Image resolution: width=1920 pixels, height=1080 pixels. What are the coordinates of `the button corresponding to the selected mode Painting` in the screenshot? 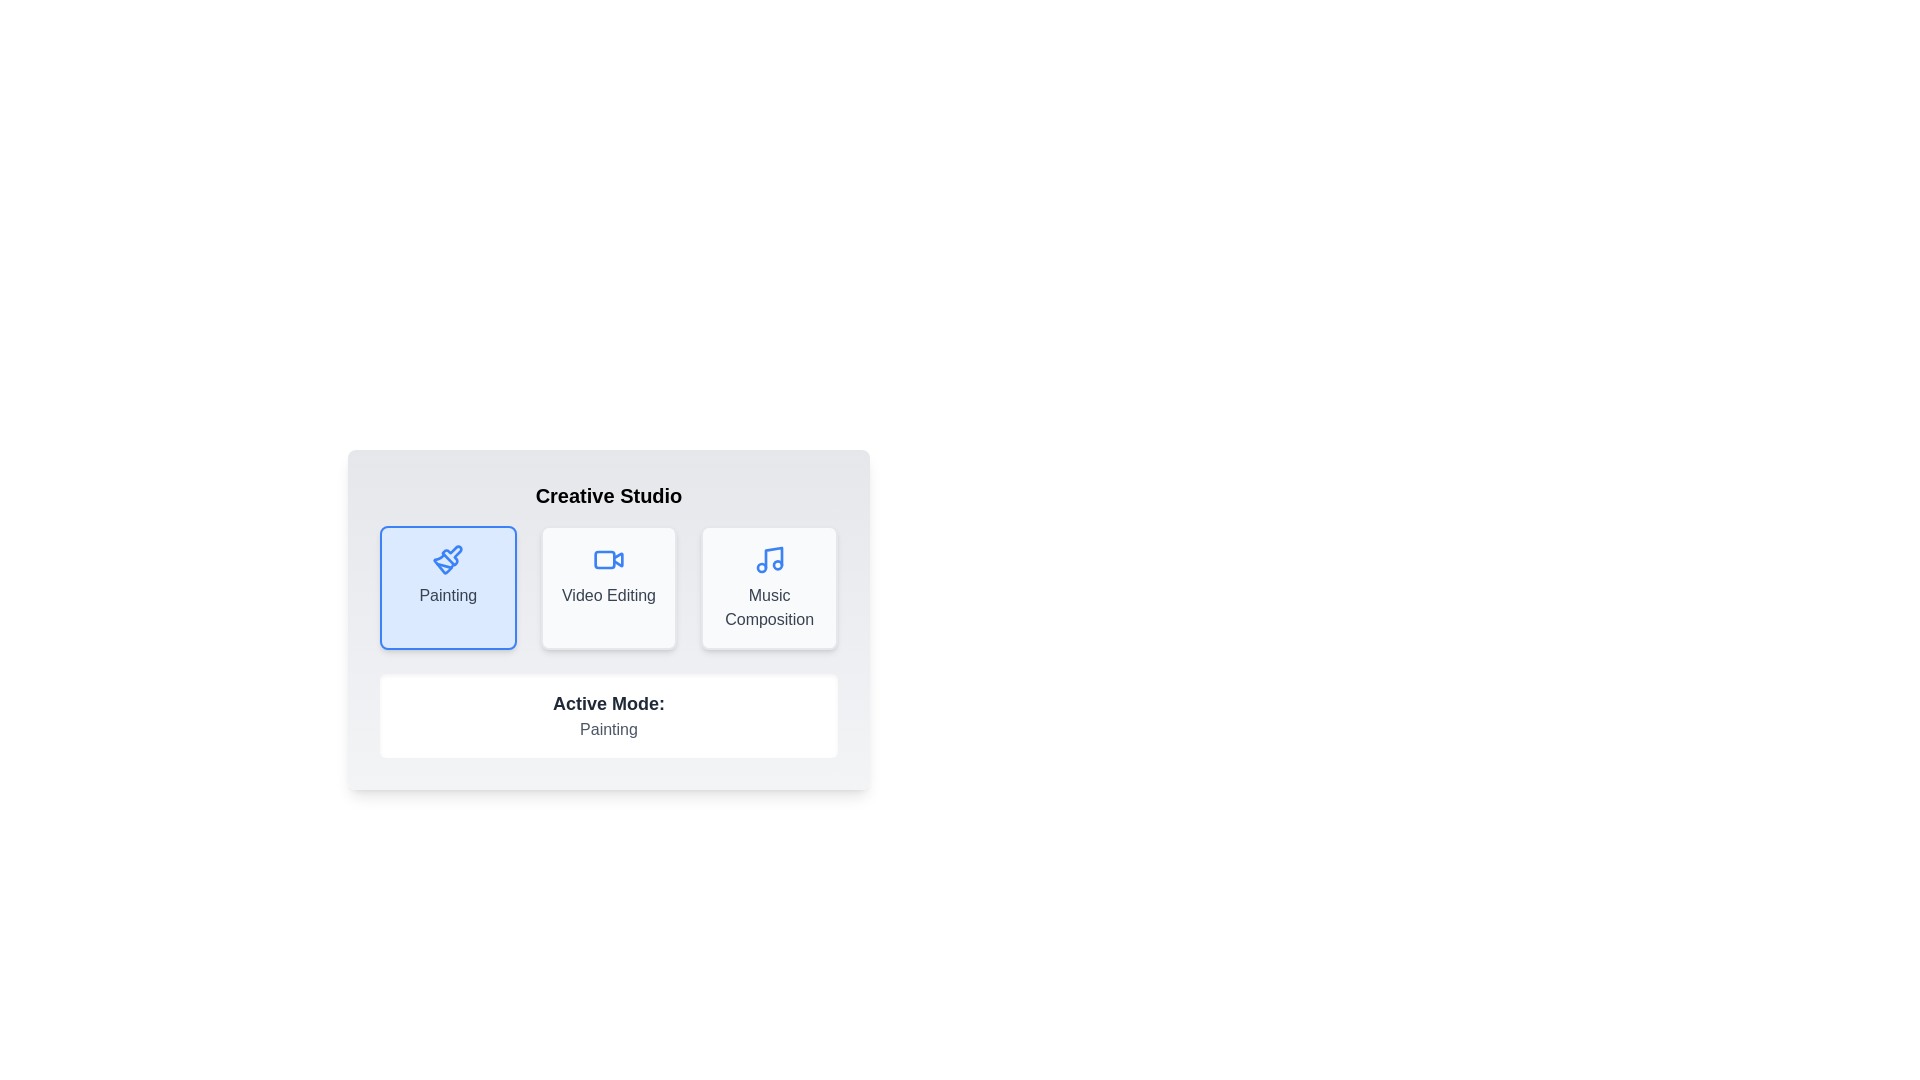 It's located at (446, 586).